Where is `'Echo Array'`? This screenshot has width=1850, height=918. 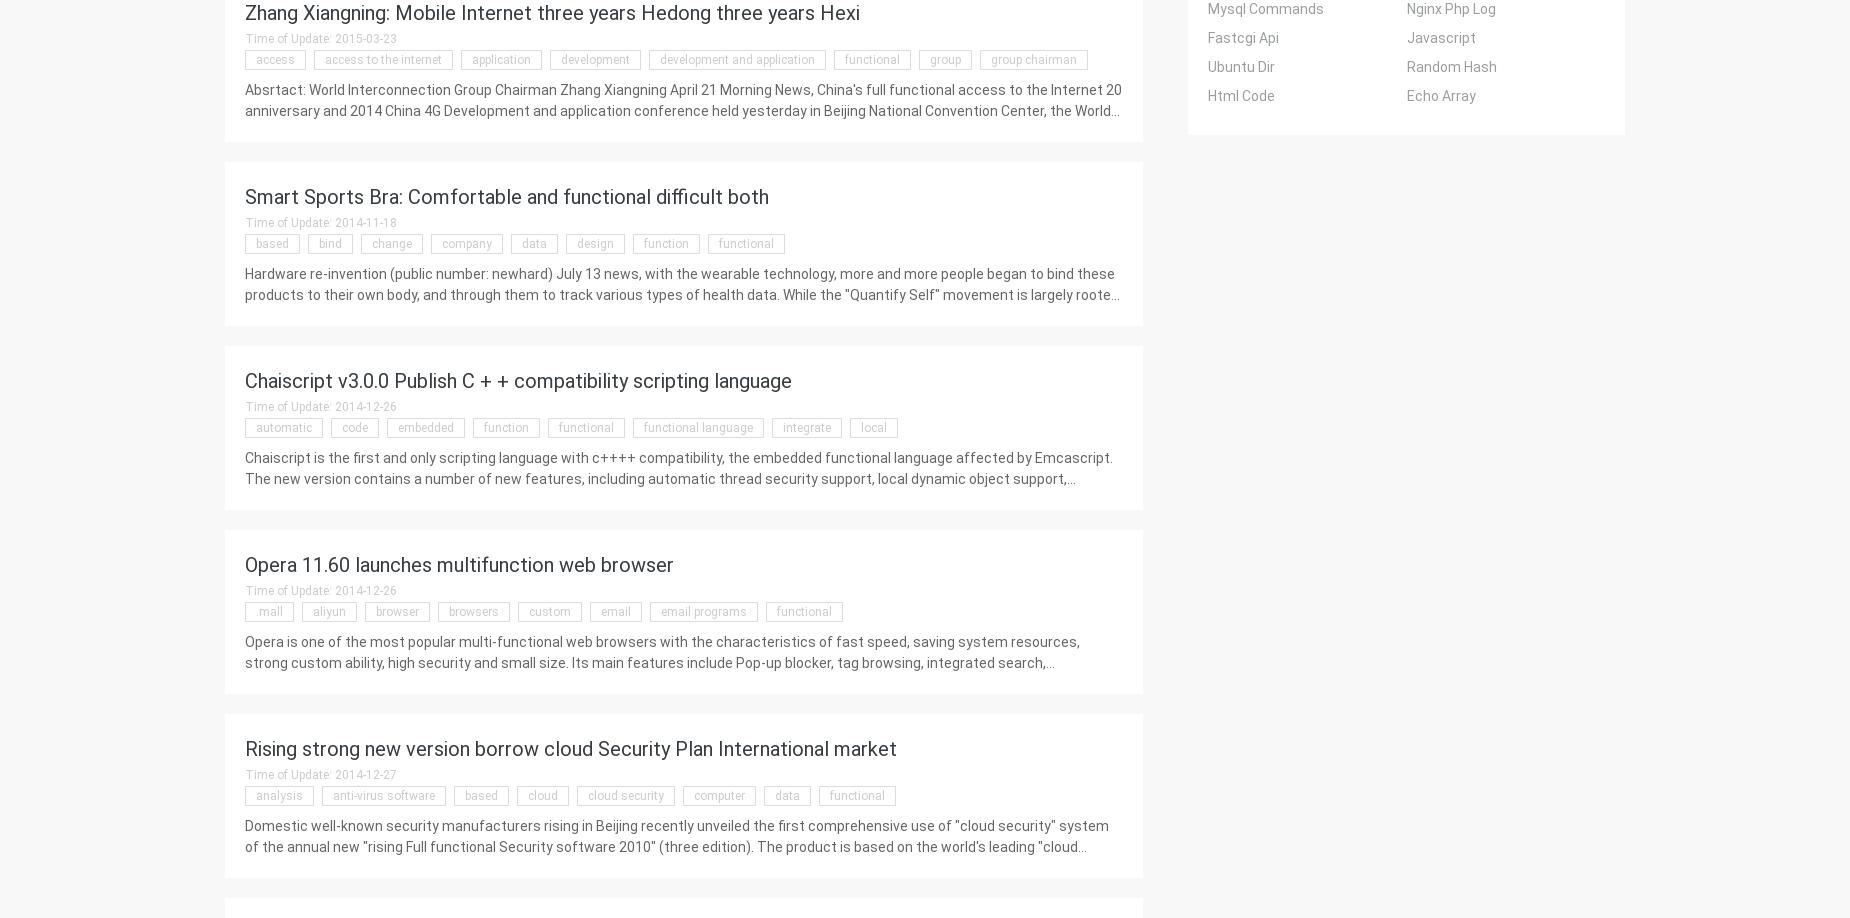 'Echo Array' is located at coordinates (1440, 95).